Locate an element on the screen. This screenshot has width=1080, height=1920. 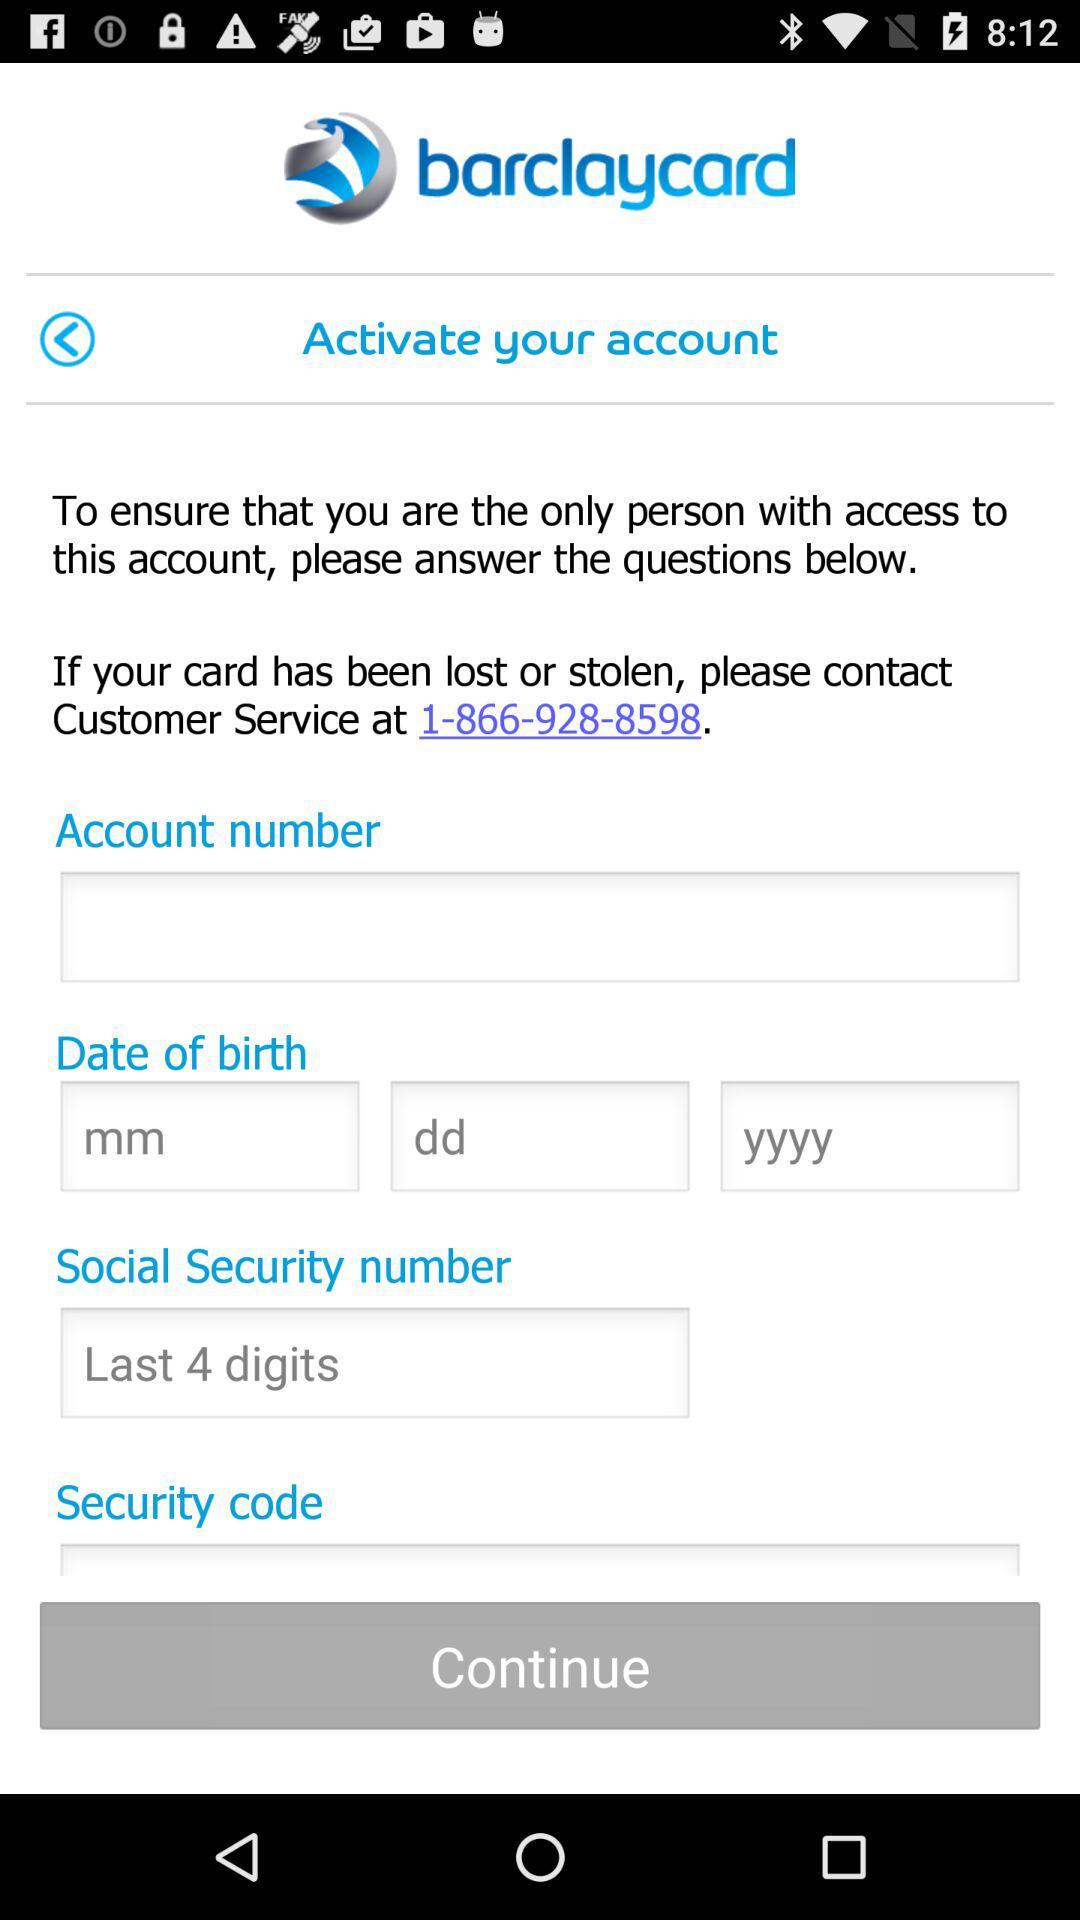
if your card item is located at coordinates (540, 692).